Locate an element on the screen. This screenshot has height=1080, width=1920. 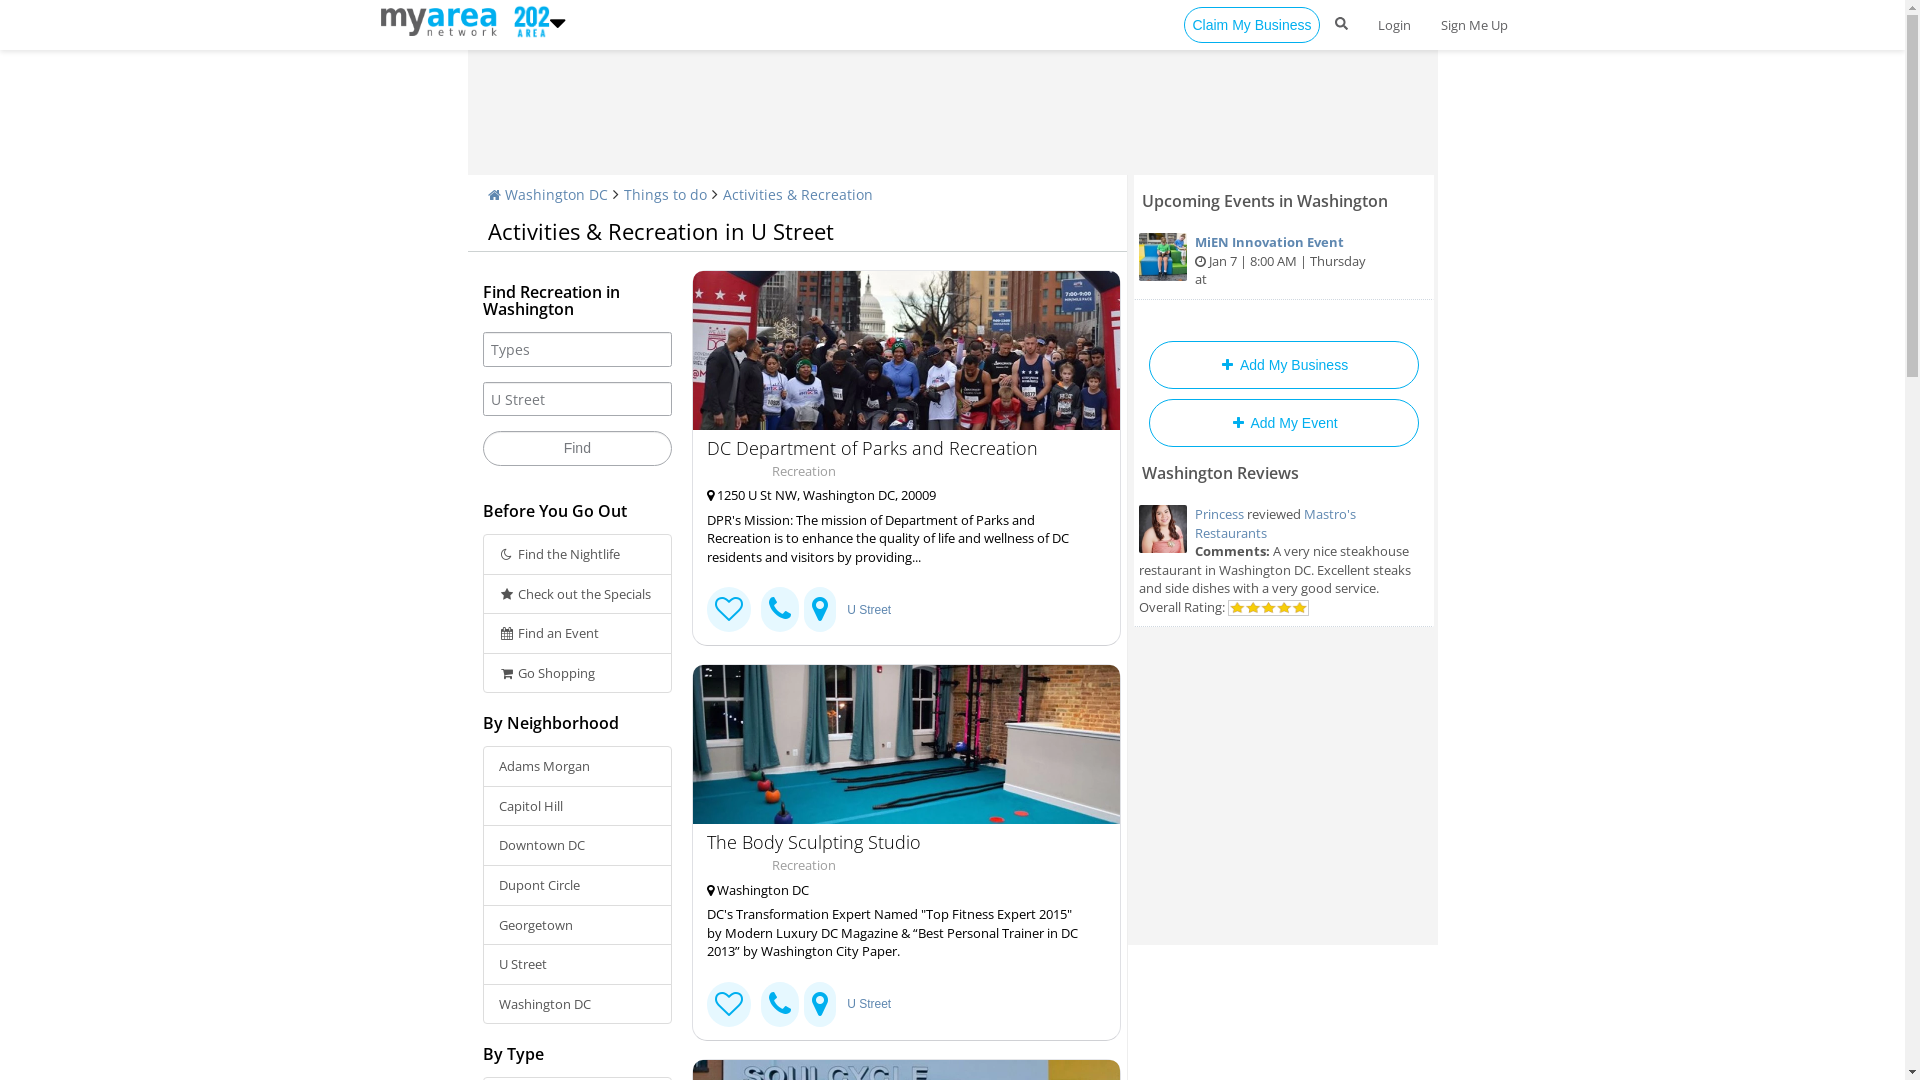
'Connect' is located at coordinates (728, 1004).